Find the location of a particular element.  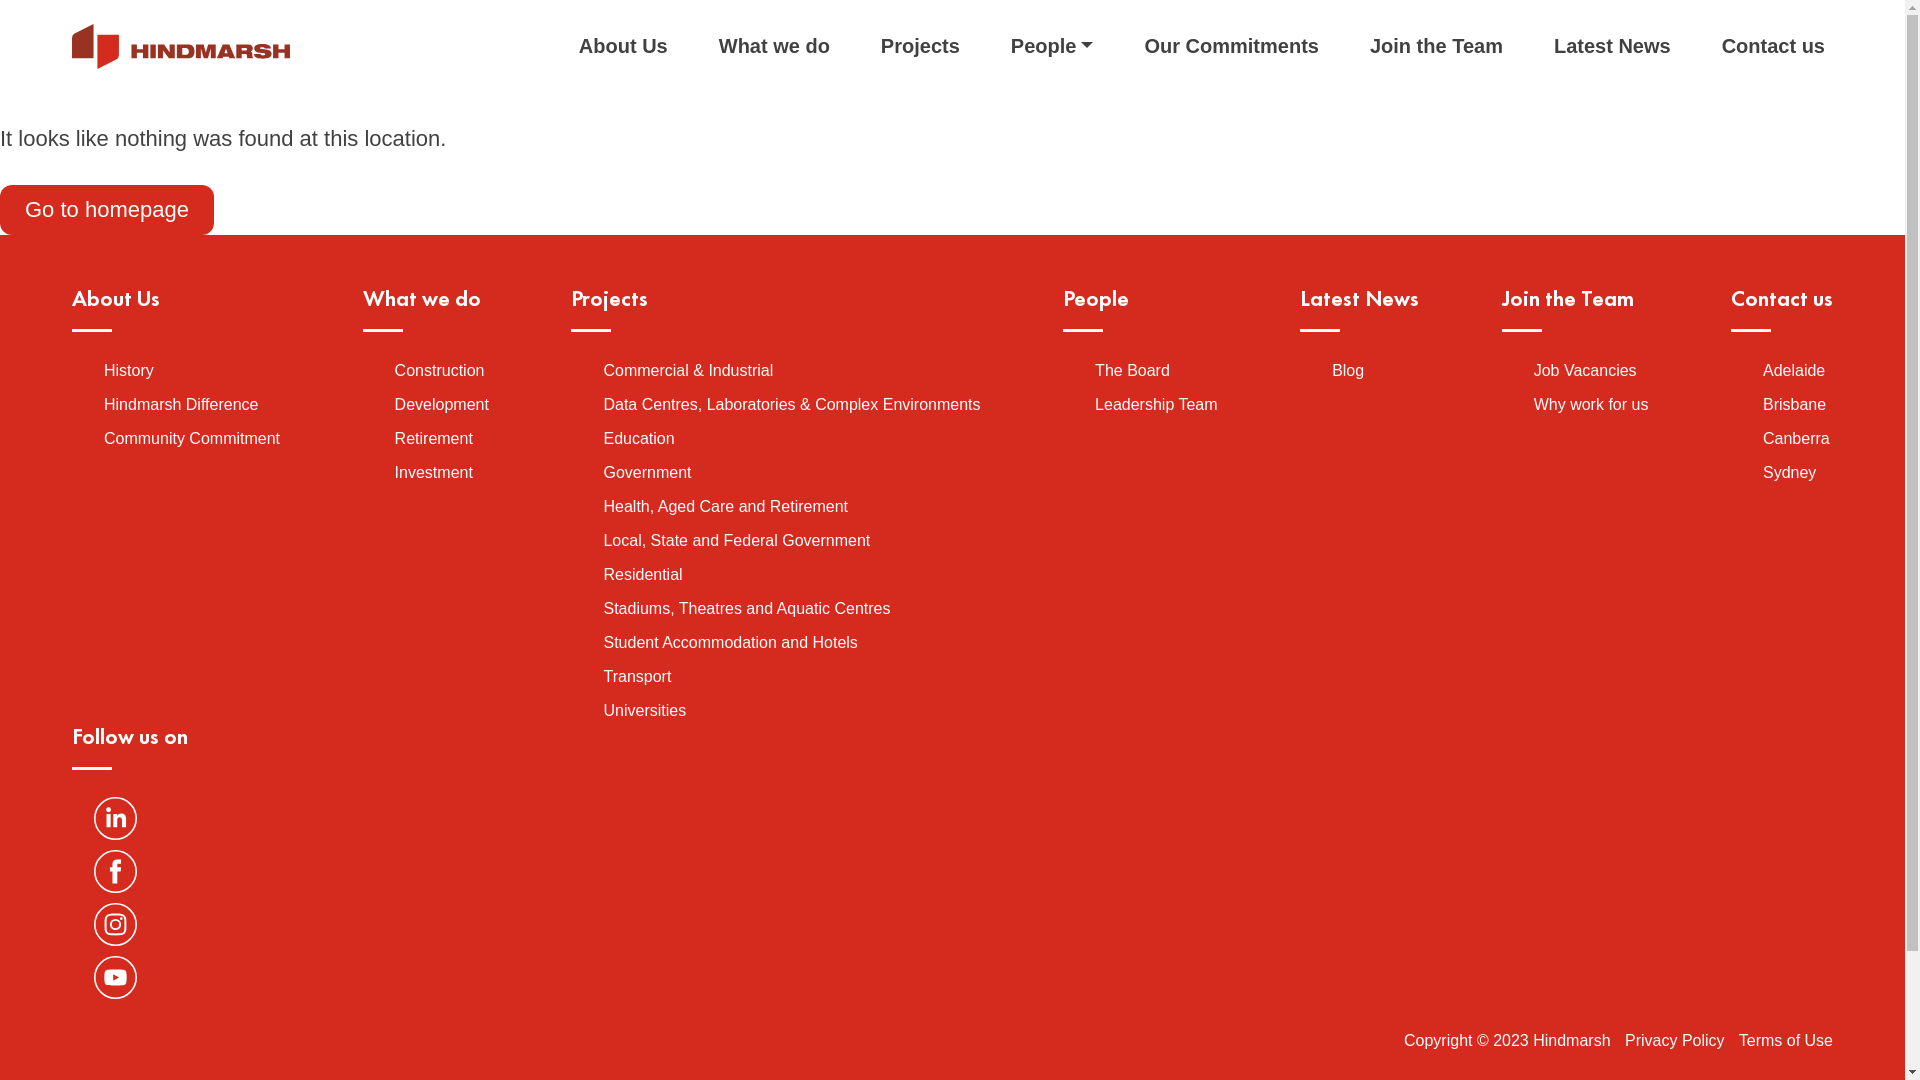

'People' is located at coordinates (1051, 45).